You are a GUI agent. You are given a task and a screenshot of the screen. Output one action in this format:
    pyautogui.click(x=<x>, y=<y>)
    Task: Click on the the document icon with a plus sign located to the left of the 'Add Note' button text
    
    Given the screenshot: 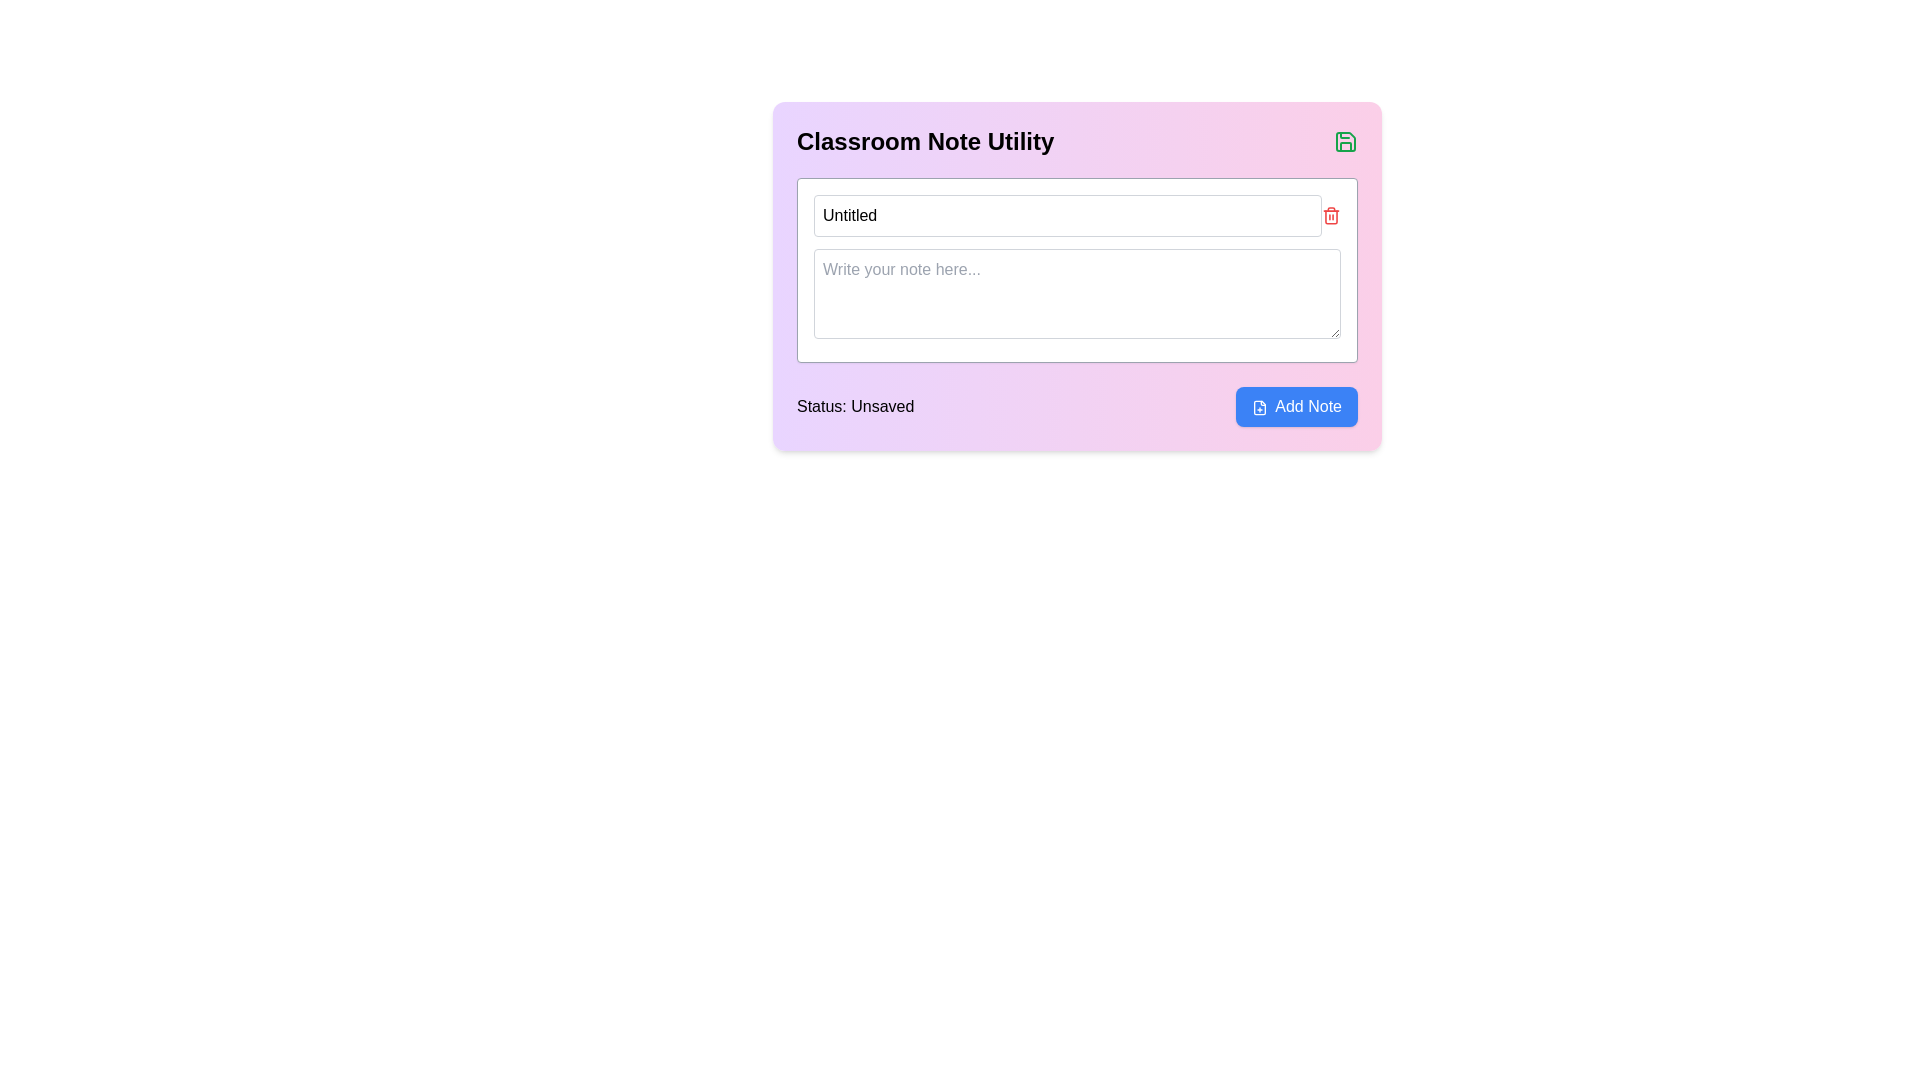 What is the action you would take?
    pyautogui.click(x=1258, y=406)
    